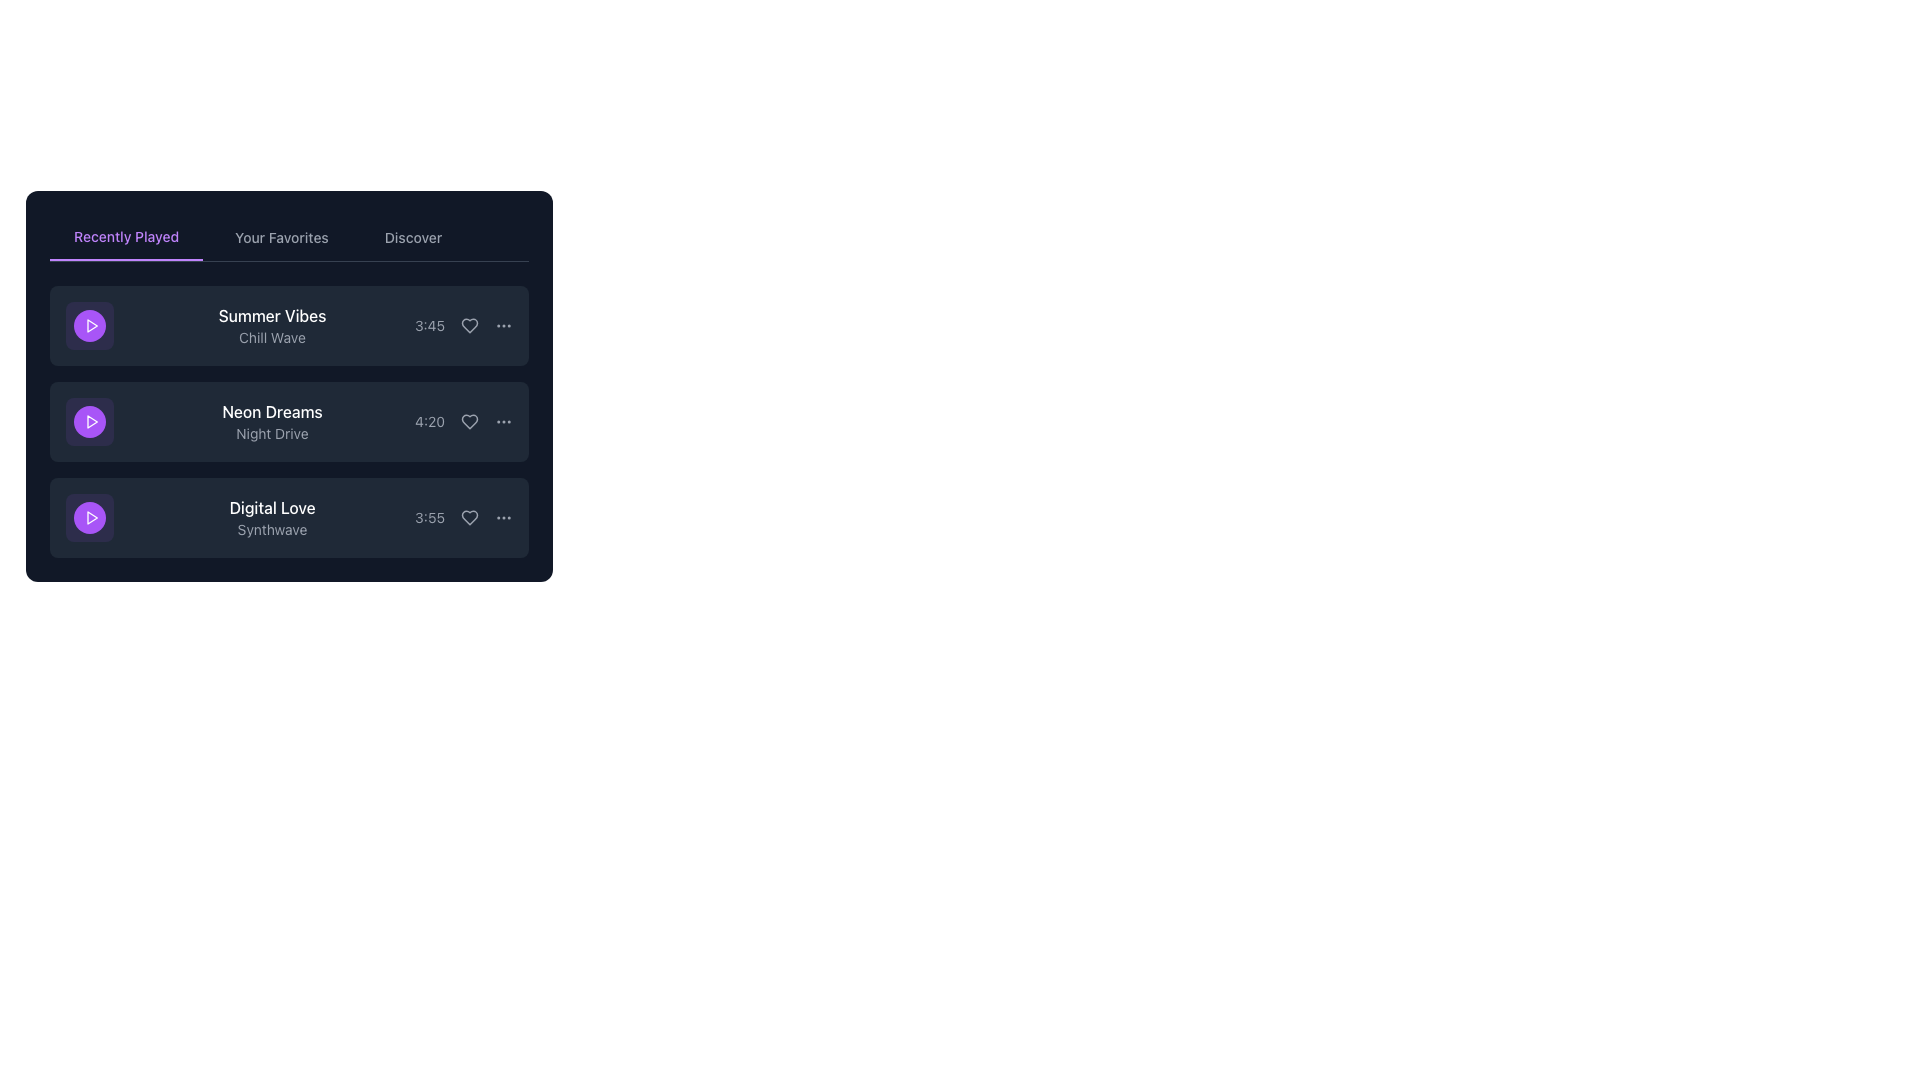  Describe the element at coordinates (271, 337) in the screenshot. I see `the 'Chill Wave' text label, which is displayed in a smaller gray font beneath the 'Summer Vibes' heading in the 'Recently Played' section` at that location.